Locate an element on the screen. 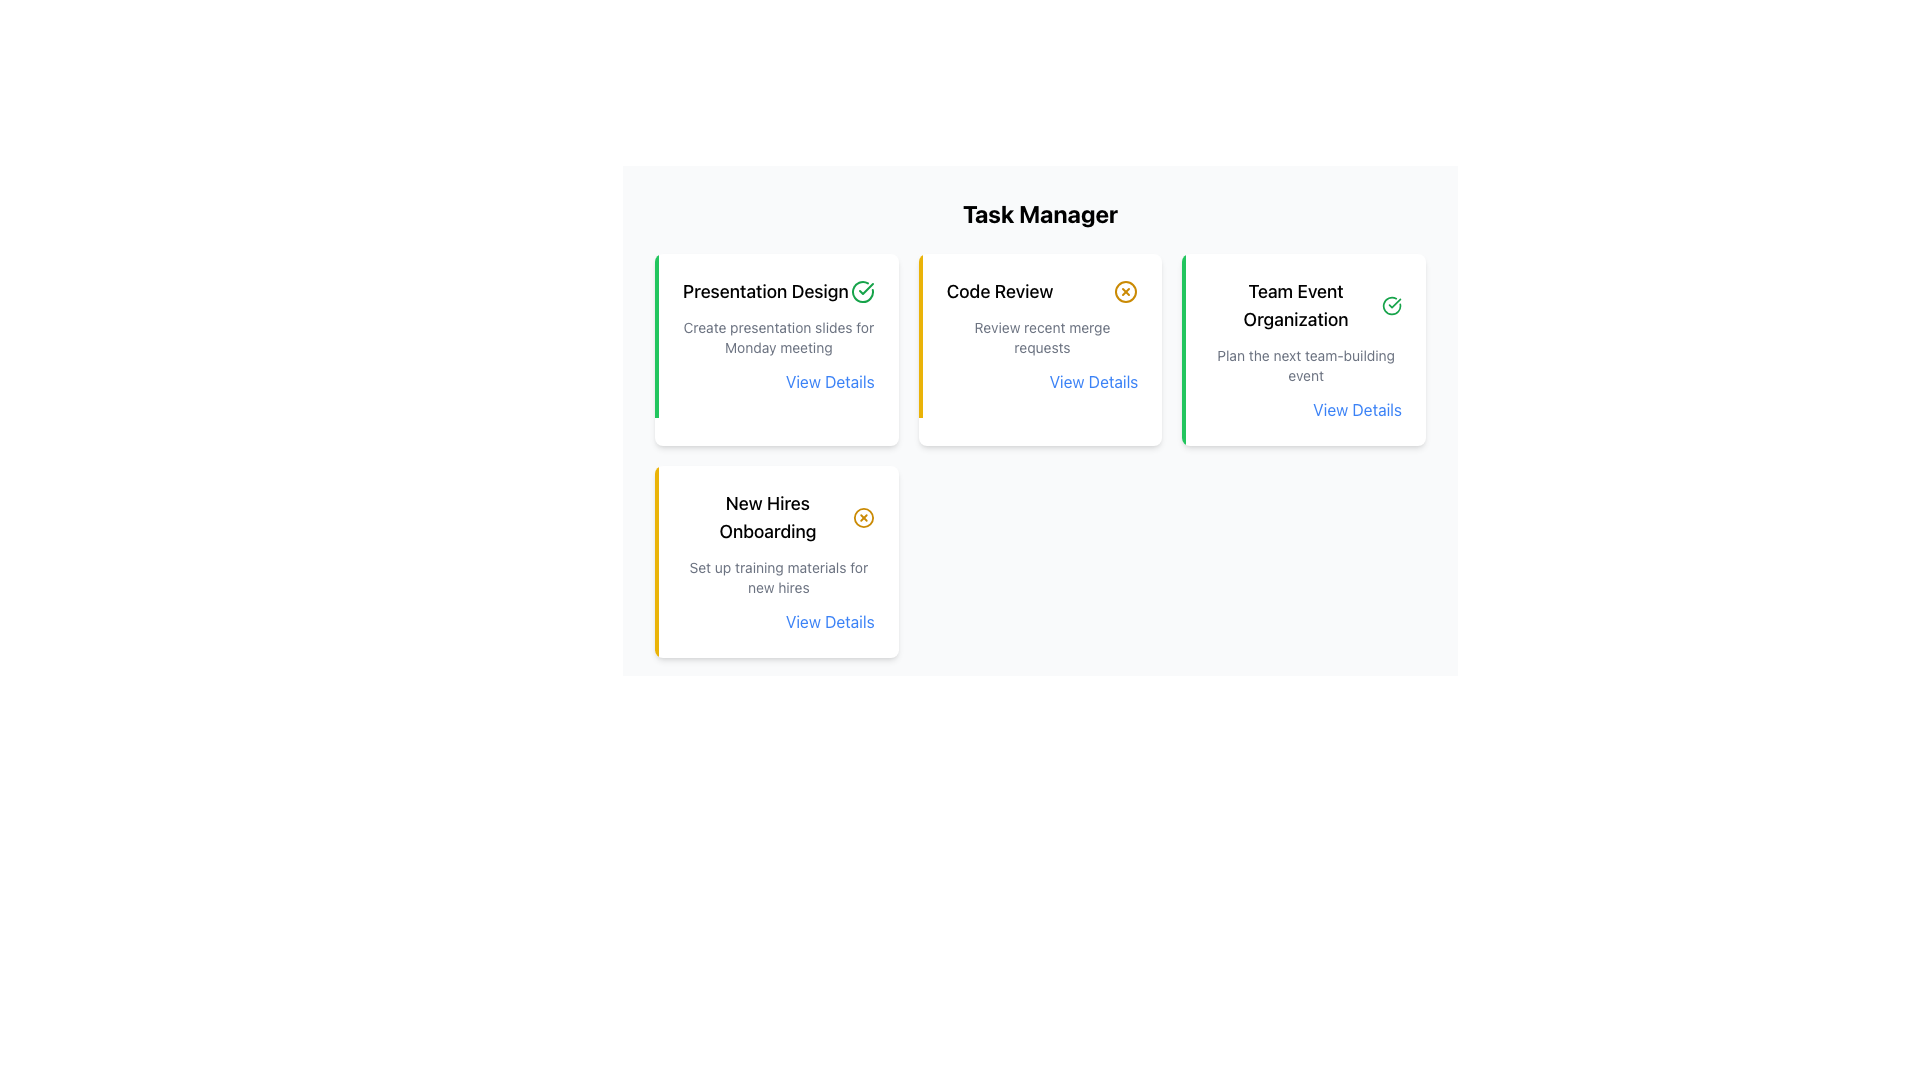 Image resolution: width=1920 pixels, height=1080 pixels. the hyperlink located in the lower-right area of the 'Code Review' card is located at coordinates (1093, 381).